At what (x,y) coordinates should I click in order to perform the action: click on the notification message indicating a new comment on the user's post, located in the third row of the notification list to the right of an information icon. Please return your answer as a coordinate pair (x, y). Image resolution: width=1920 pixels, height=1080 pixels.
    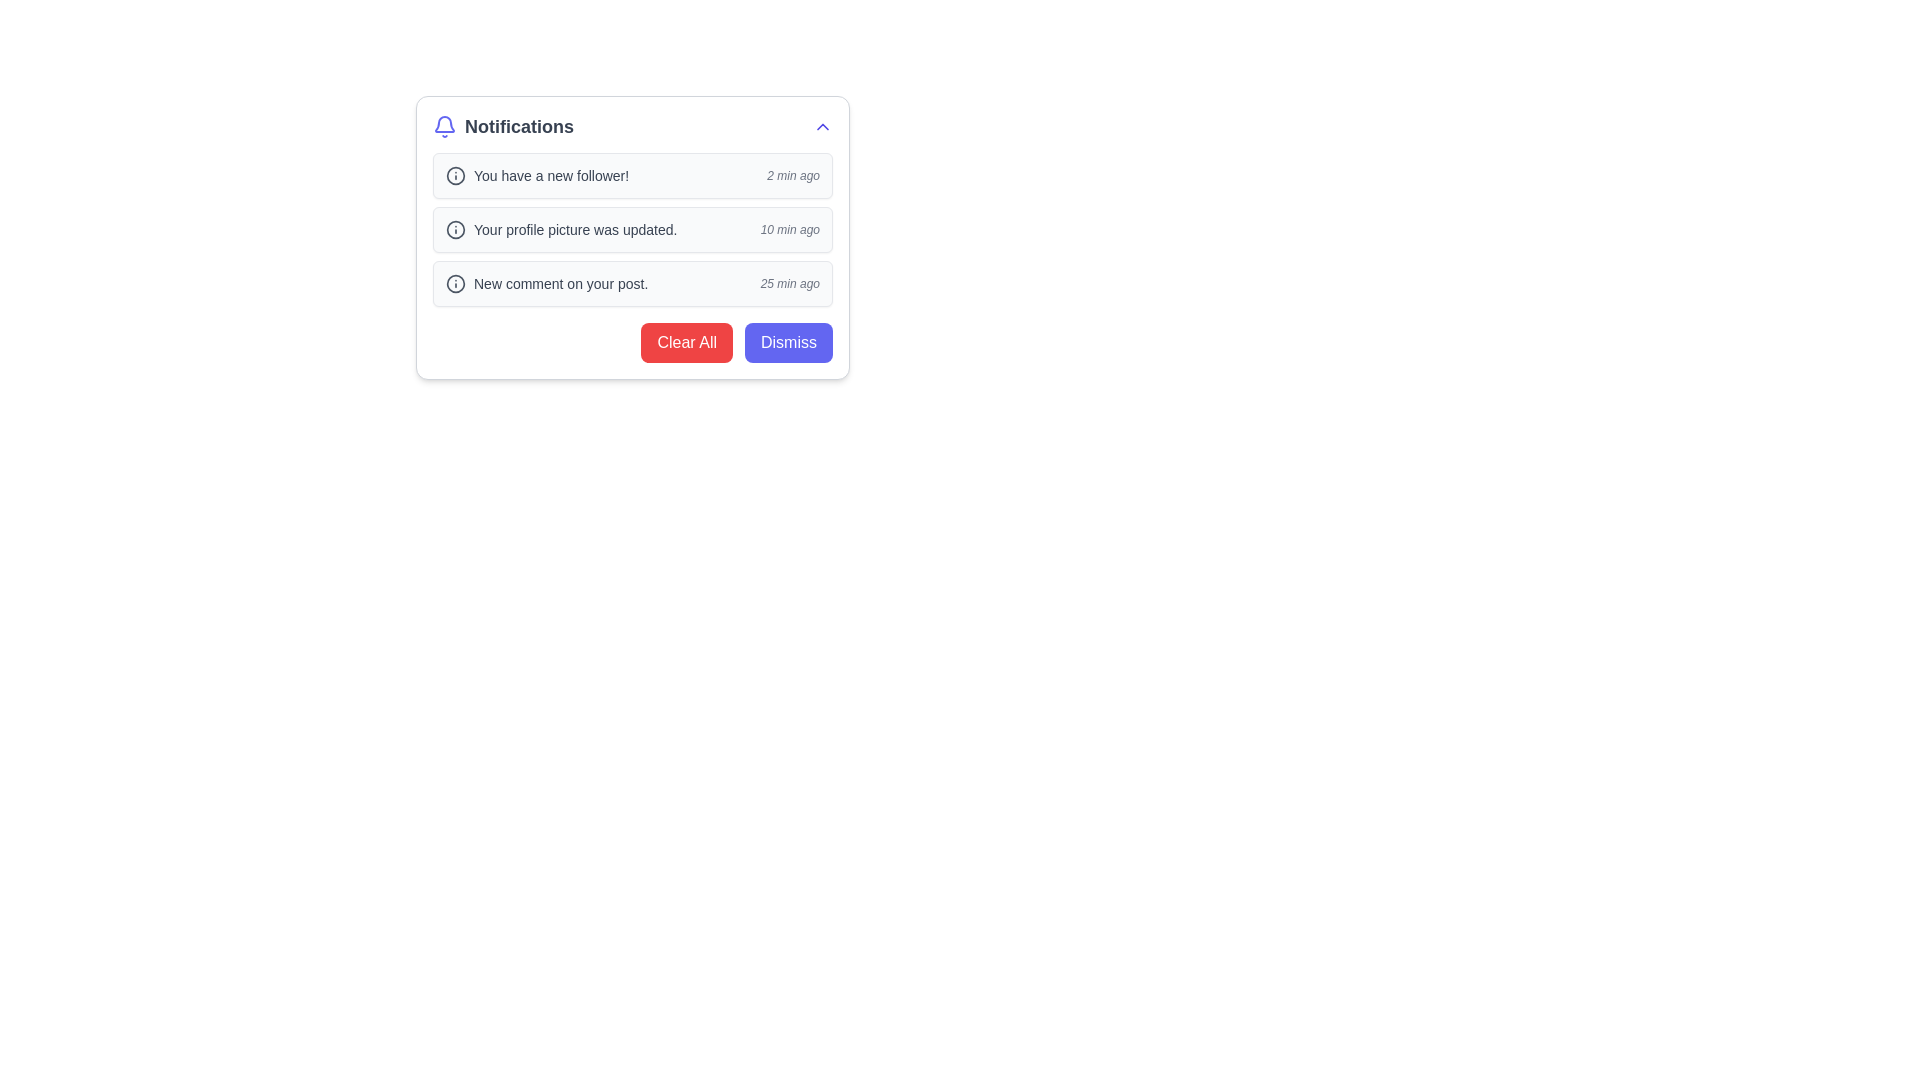
    Looking at the image, I should click on (560, 284).